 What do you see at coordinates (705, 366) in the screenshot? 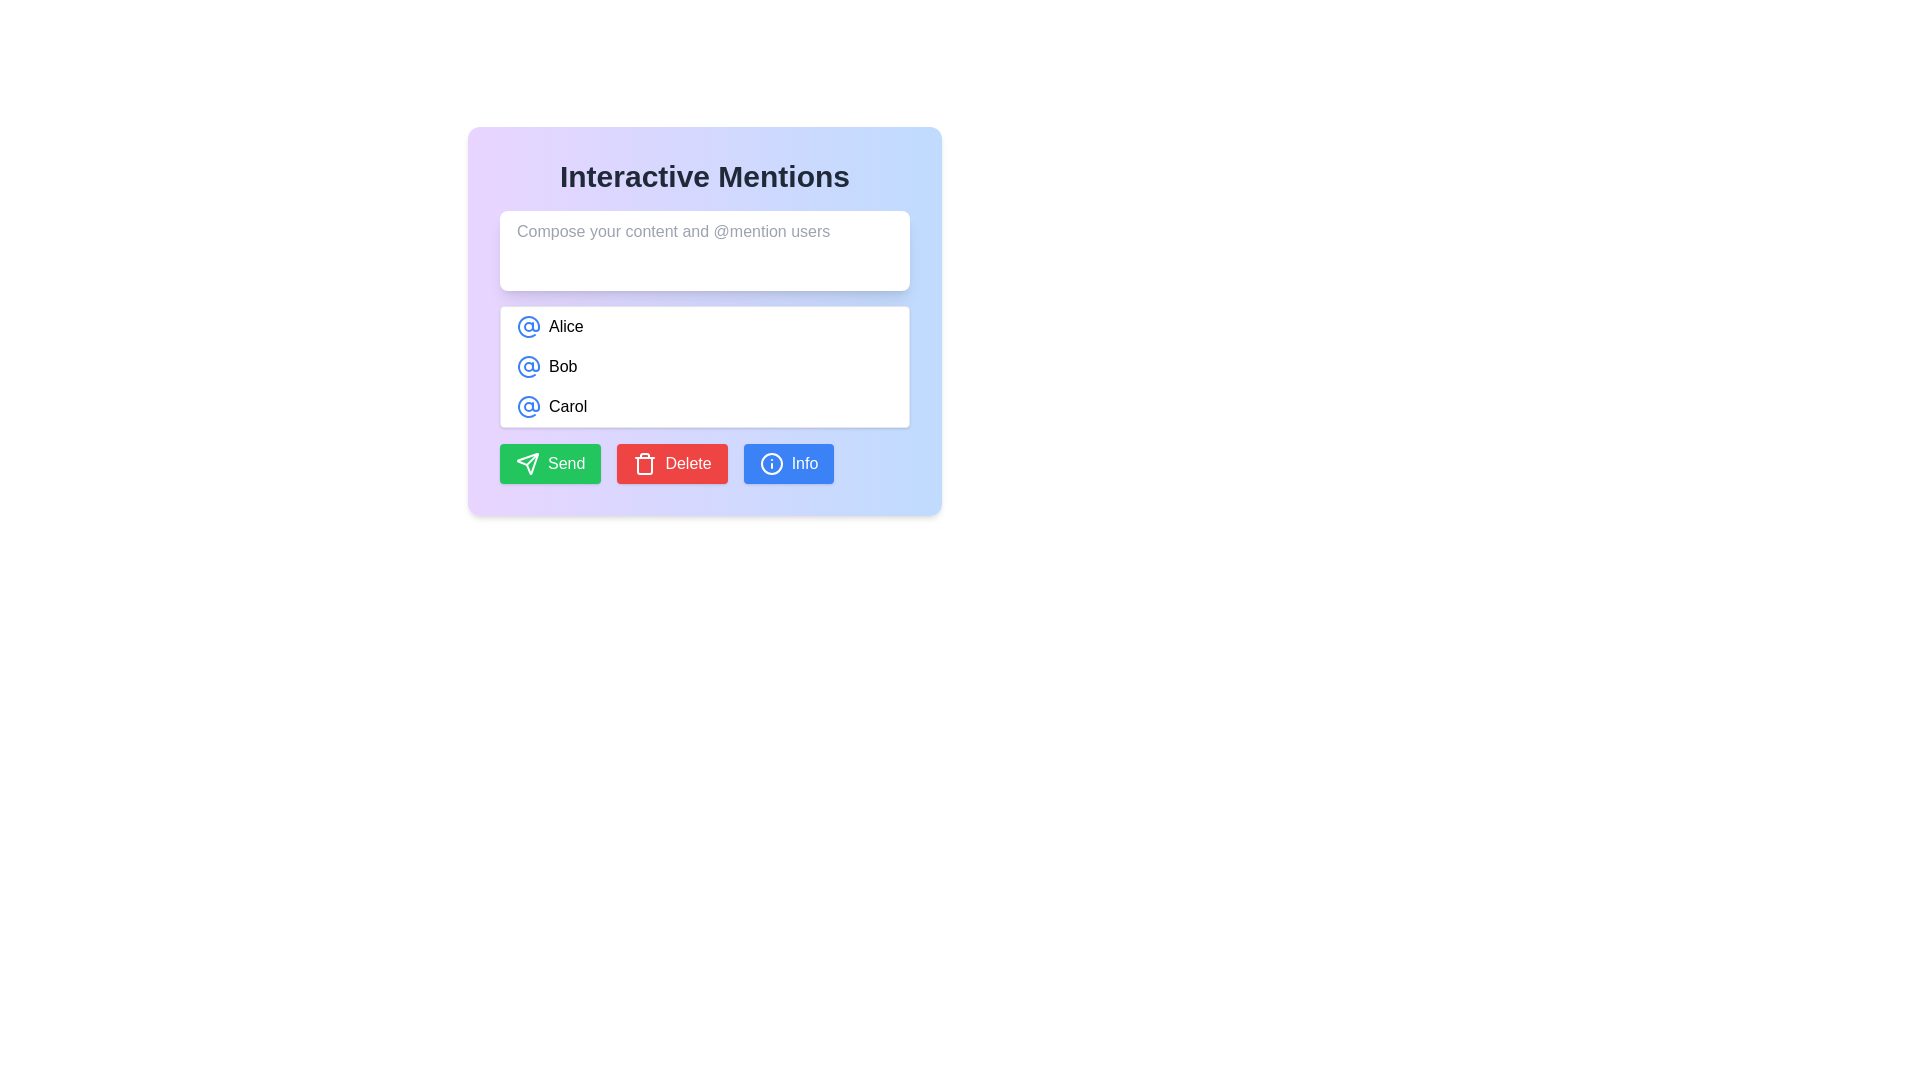
I see `the second option 'Bob' in the dropdown list` at bounding box center [705, 366].